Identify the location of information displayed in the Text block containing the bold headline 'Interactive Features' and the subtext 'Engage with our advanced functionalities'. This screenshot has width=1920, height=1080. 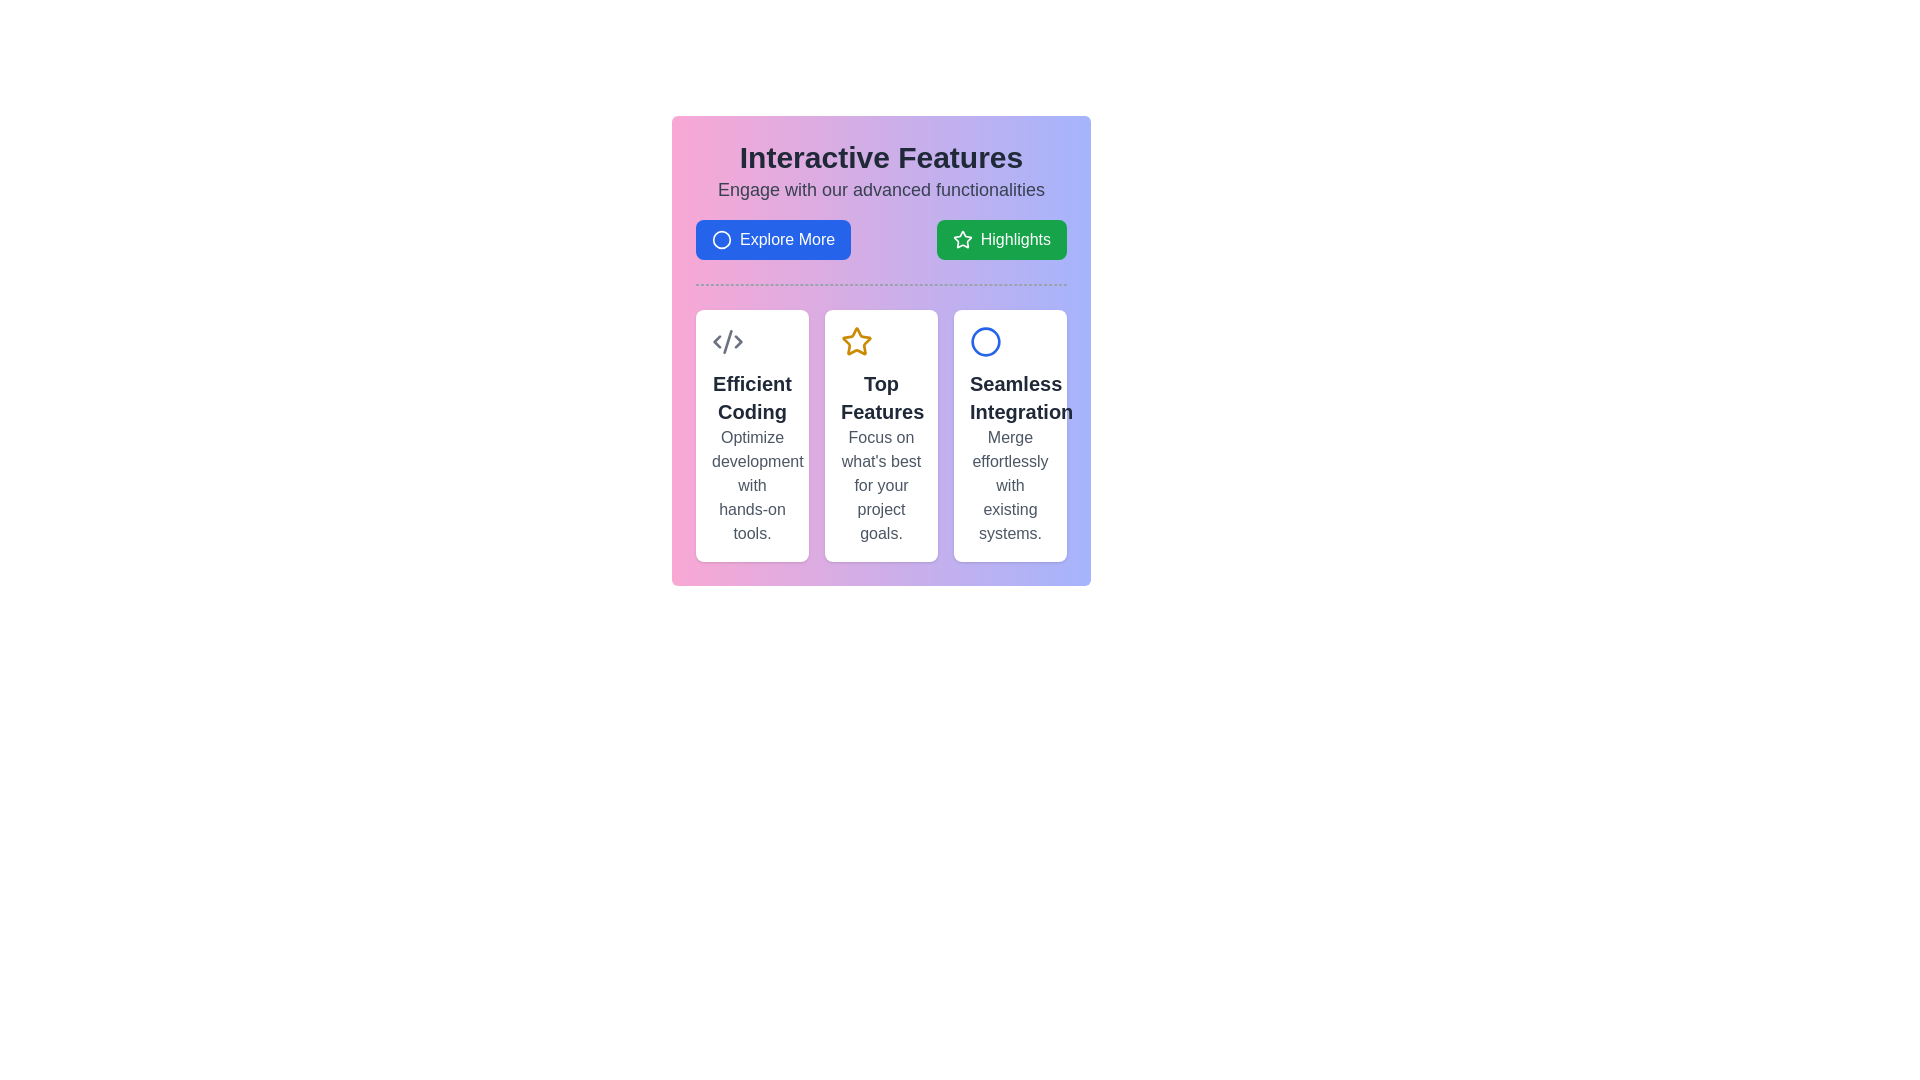
(880, 171).